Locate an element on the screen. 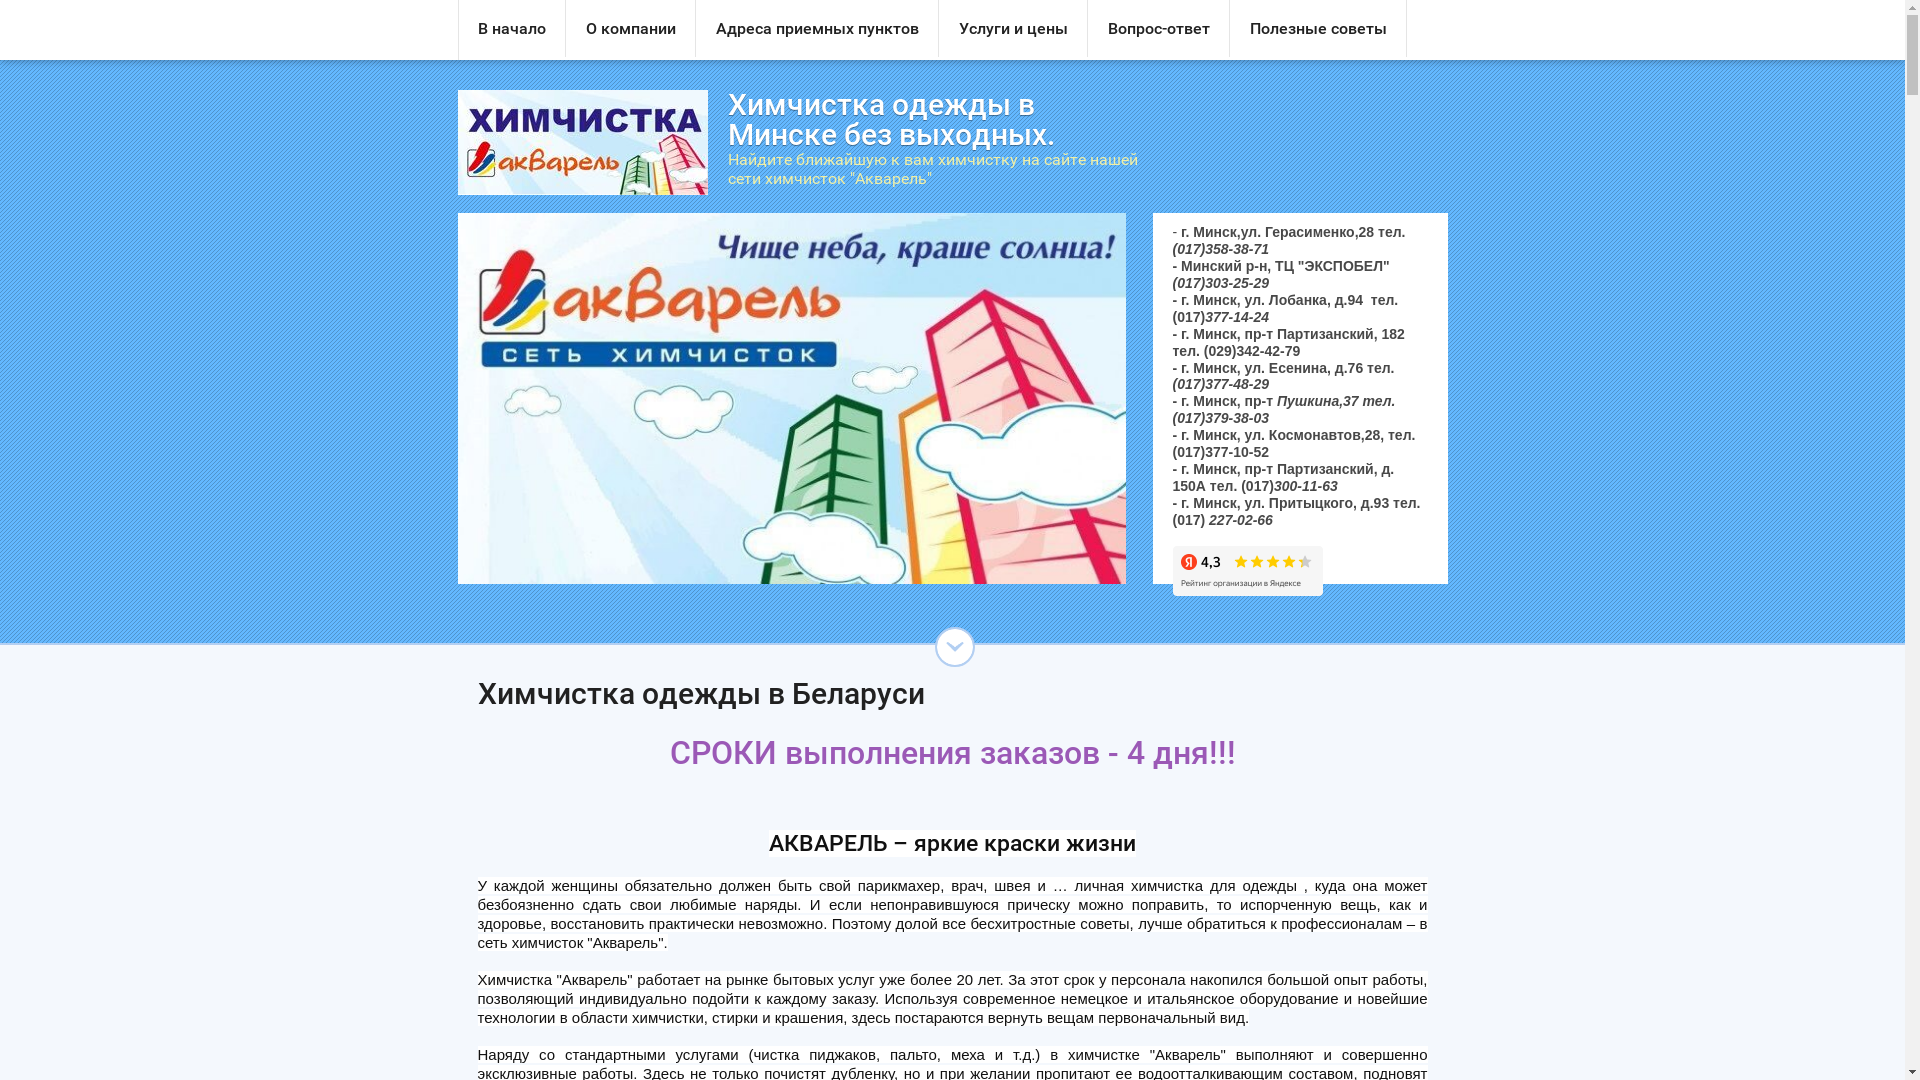 This screenshot has width=1920, height=1080. '(017)377-14-24' is located at coordinates (1219, 315).